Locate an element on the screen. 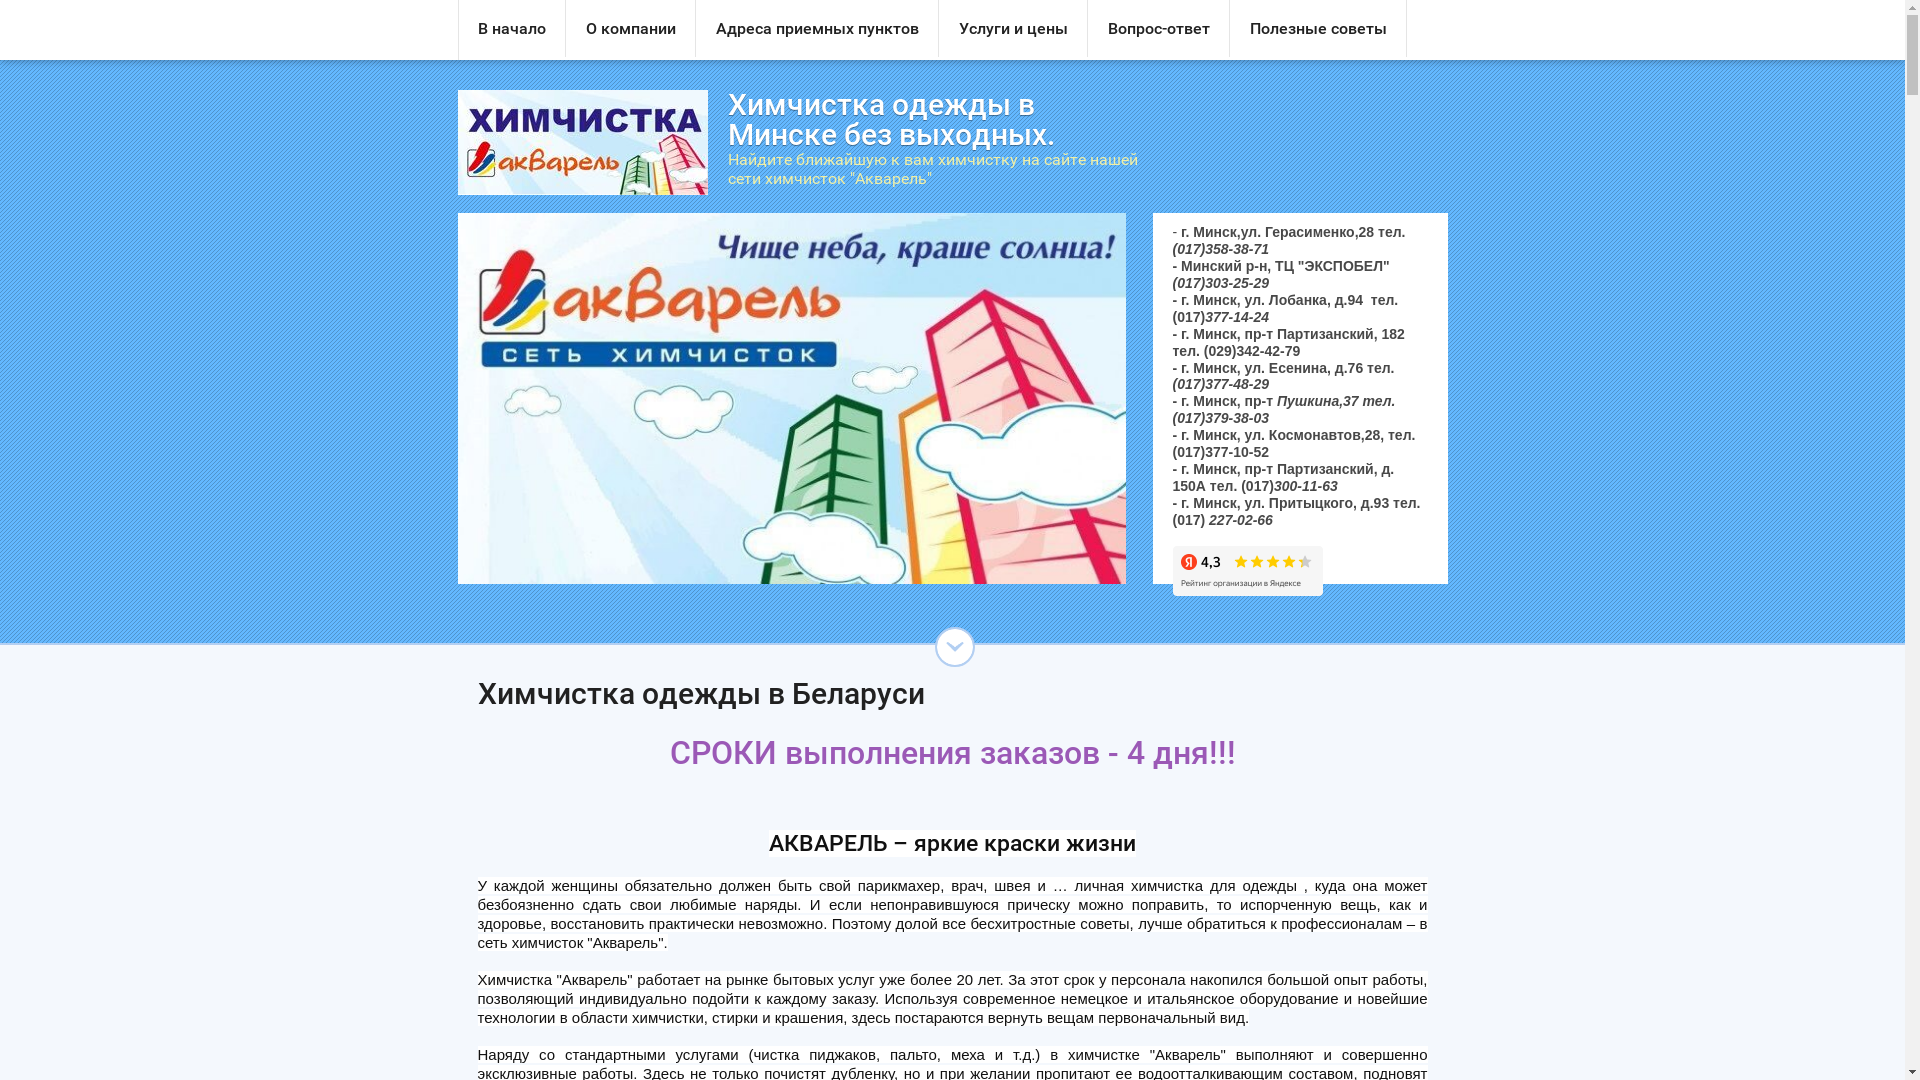 This screenshot has width=1920, height=1080. '(017)377-14-24' is located at coordinates (1219, 315).